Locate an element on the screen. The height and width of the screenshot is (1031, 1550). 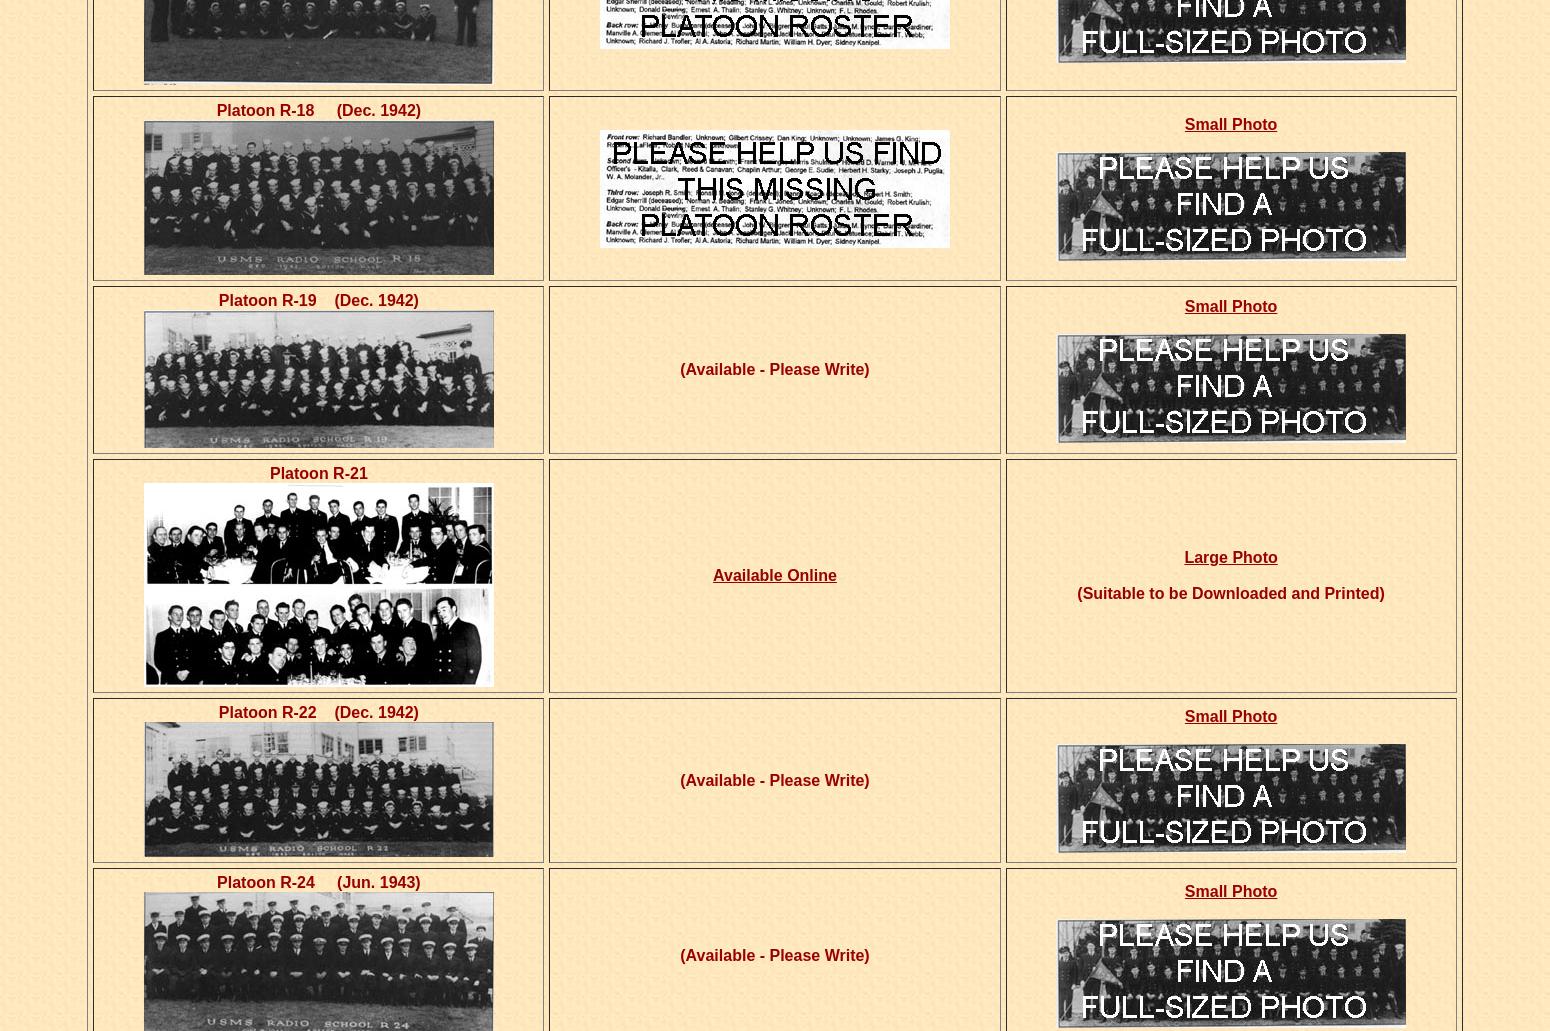
'Large 
                
                Photo' is located at coordinates (1230, 556).